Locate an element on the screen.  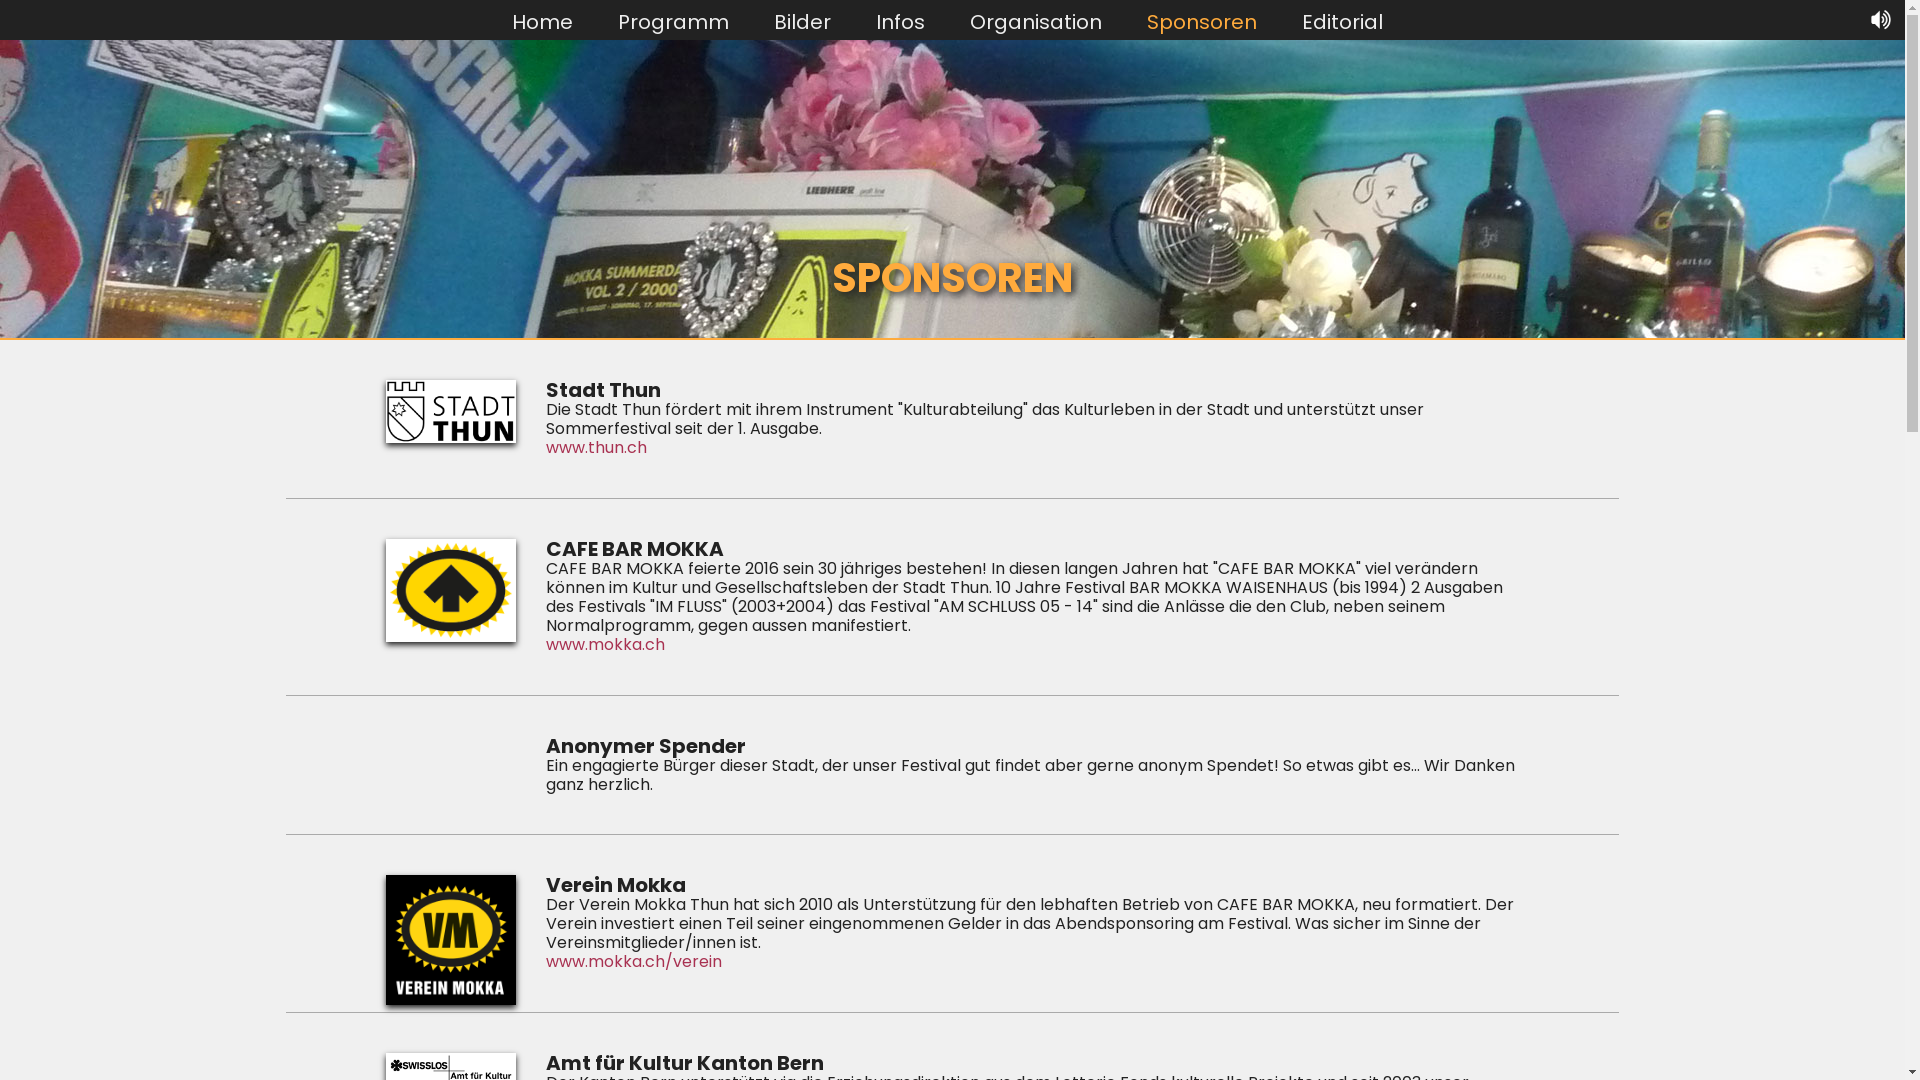
'Infos' is located at coordinates (899, 20).